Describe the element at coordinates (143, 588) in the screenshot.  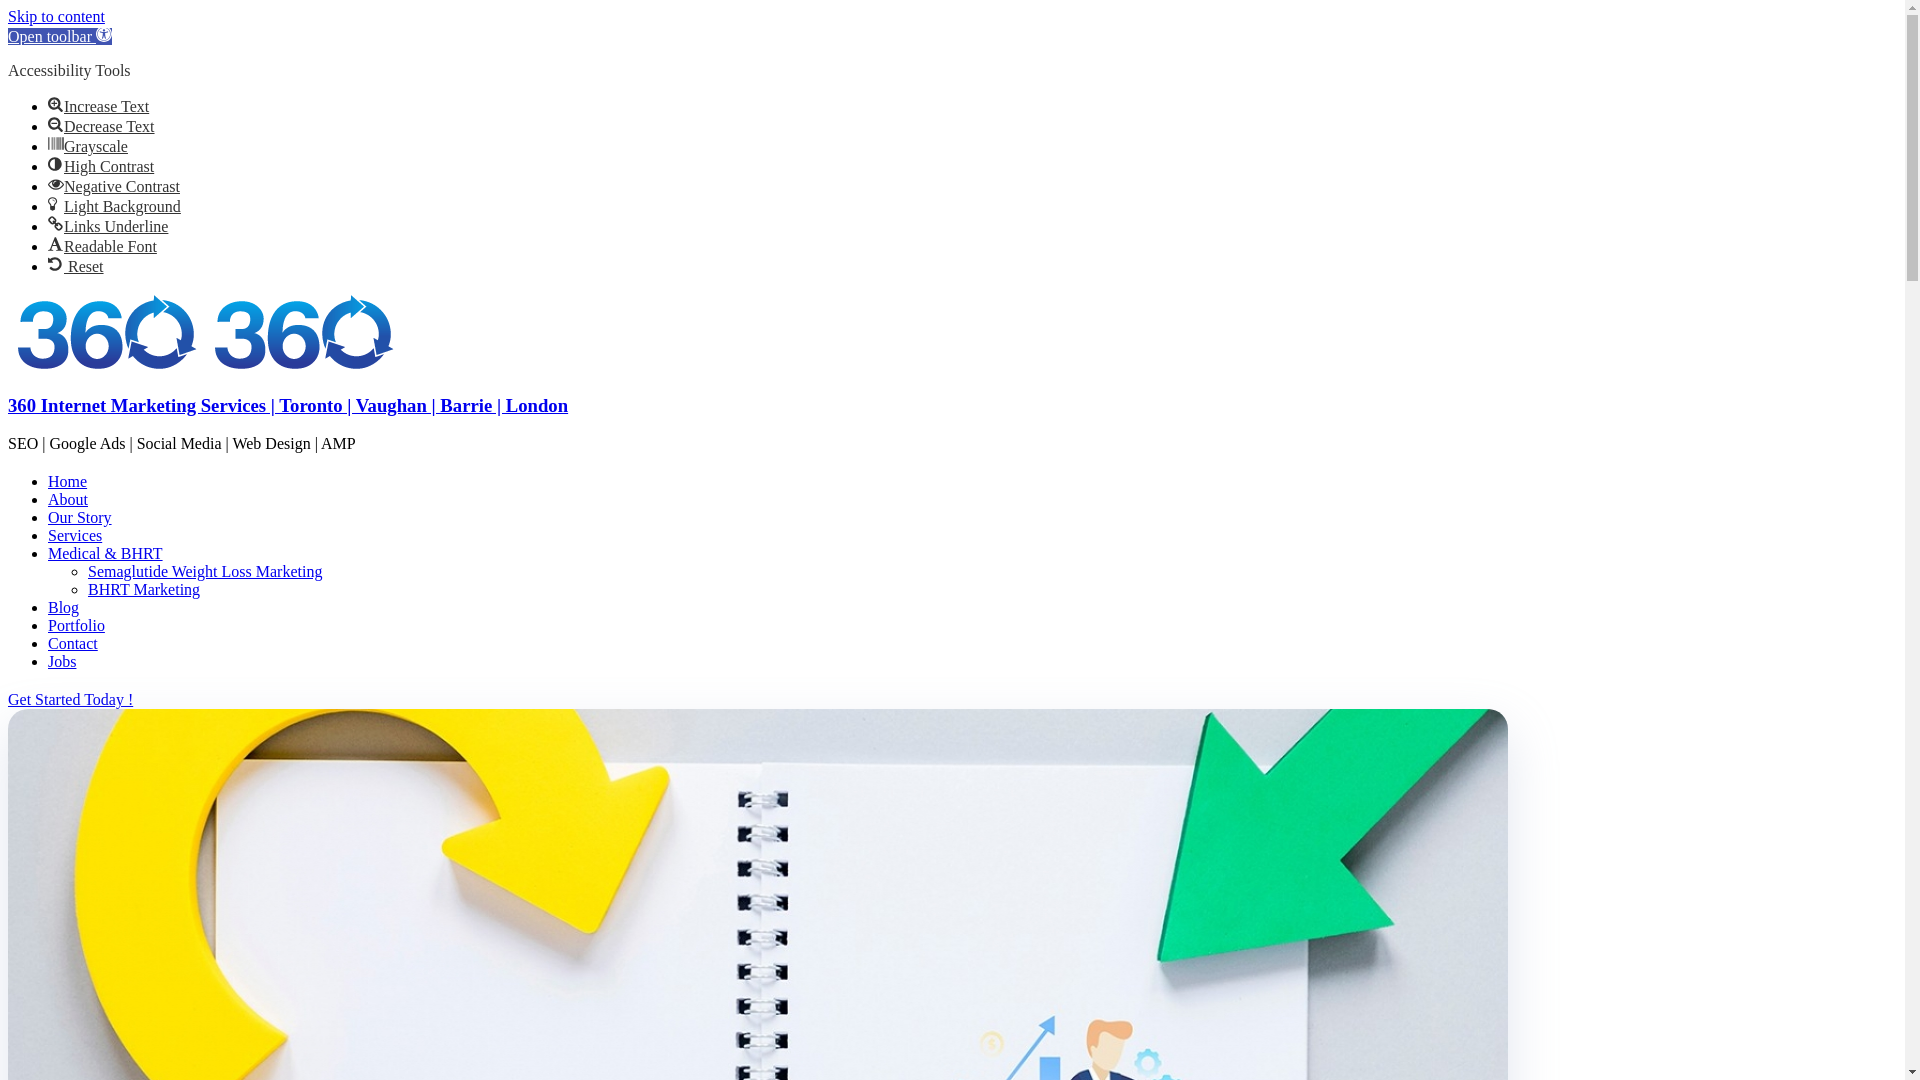
I see `'BHRT Marketing'` at that location.